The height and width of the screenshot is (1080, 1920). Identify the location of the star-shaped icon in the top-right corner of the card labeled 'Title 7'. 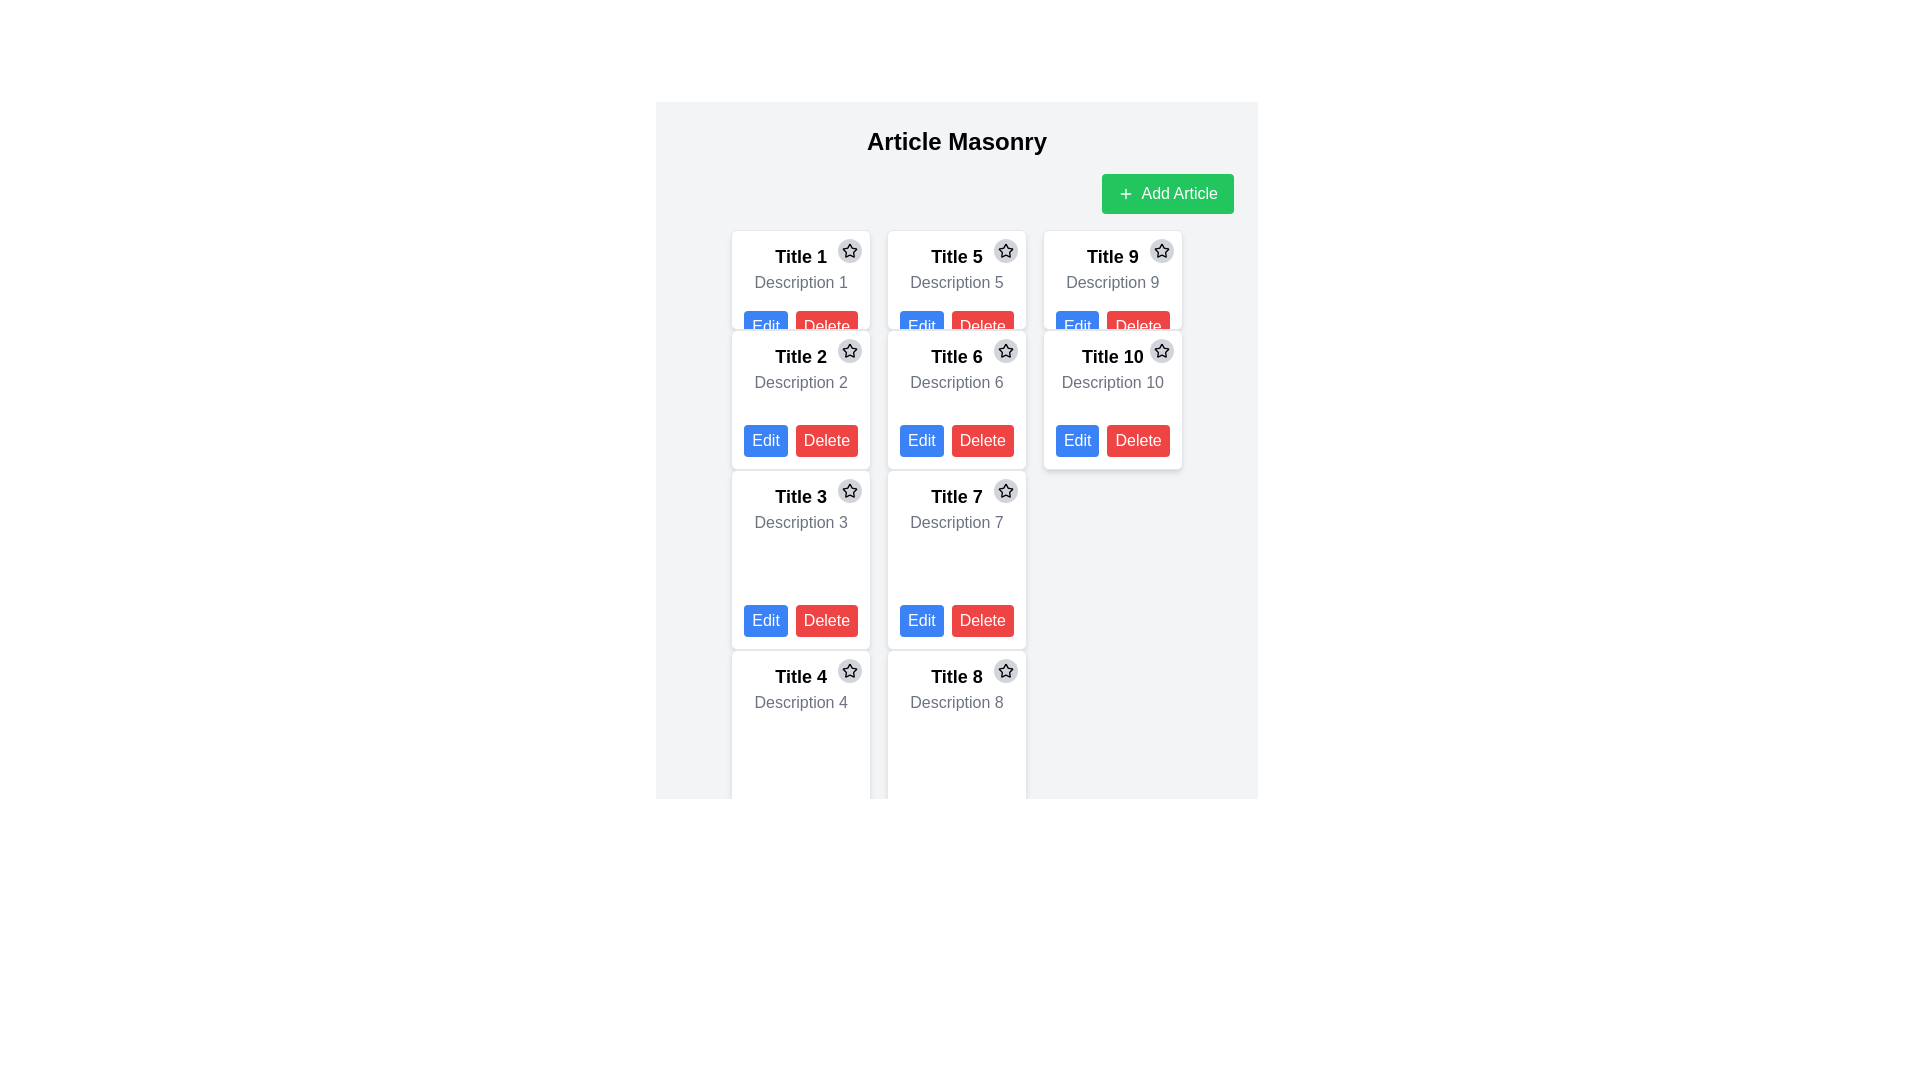
(1005, 490).